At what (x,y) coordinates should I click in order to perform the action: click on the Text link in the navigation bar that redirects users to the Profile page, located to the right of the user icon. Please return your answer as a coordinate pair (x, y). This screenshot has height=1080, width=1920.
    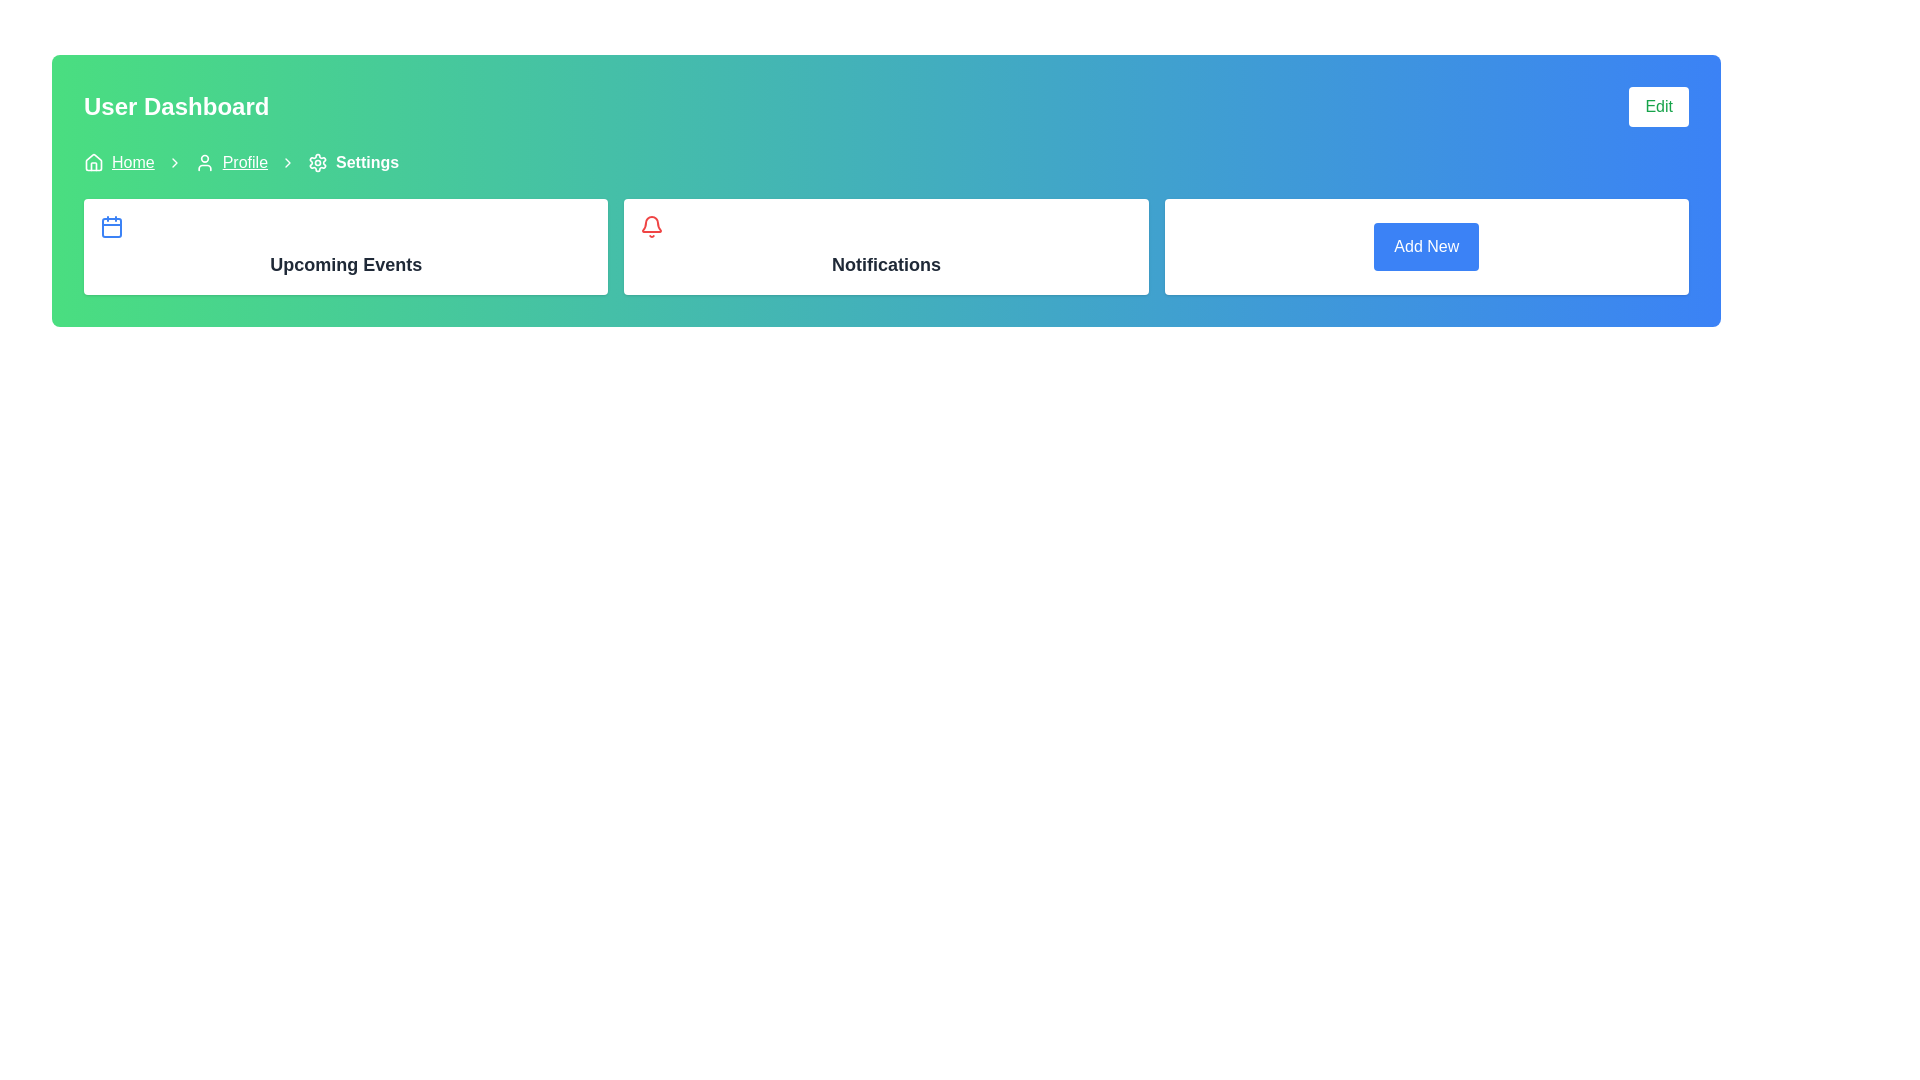
    Looking at the image, I should click on (244, 161).